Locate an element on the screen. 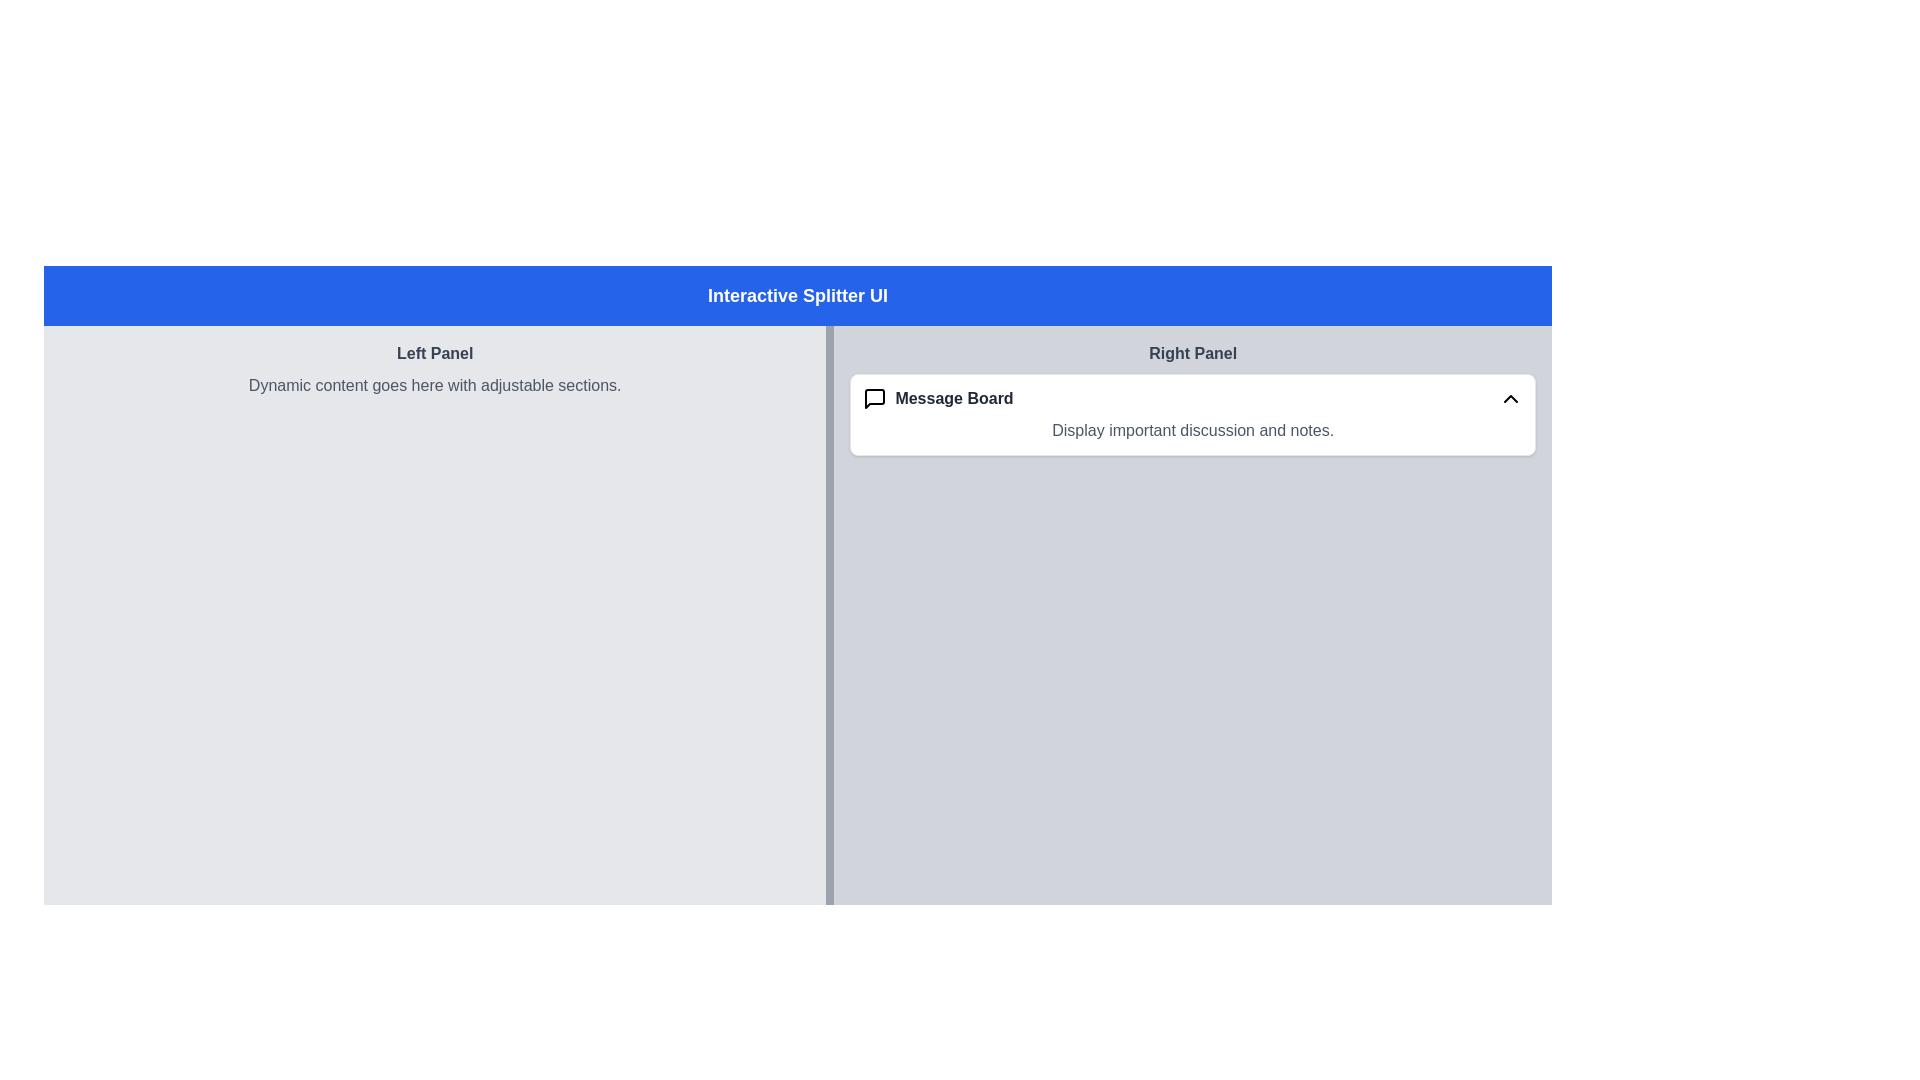 Image resolution: width=1920 pixels, height=1080 pixels. the upward-pointing chevron icon located at the top-right corner of the Right Panel is located at coordinates (1511, 398).